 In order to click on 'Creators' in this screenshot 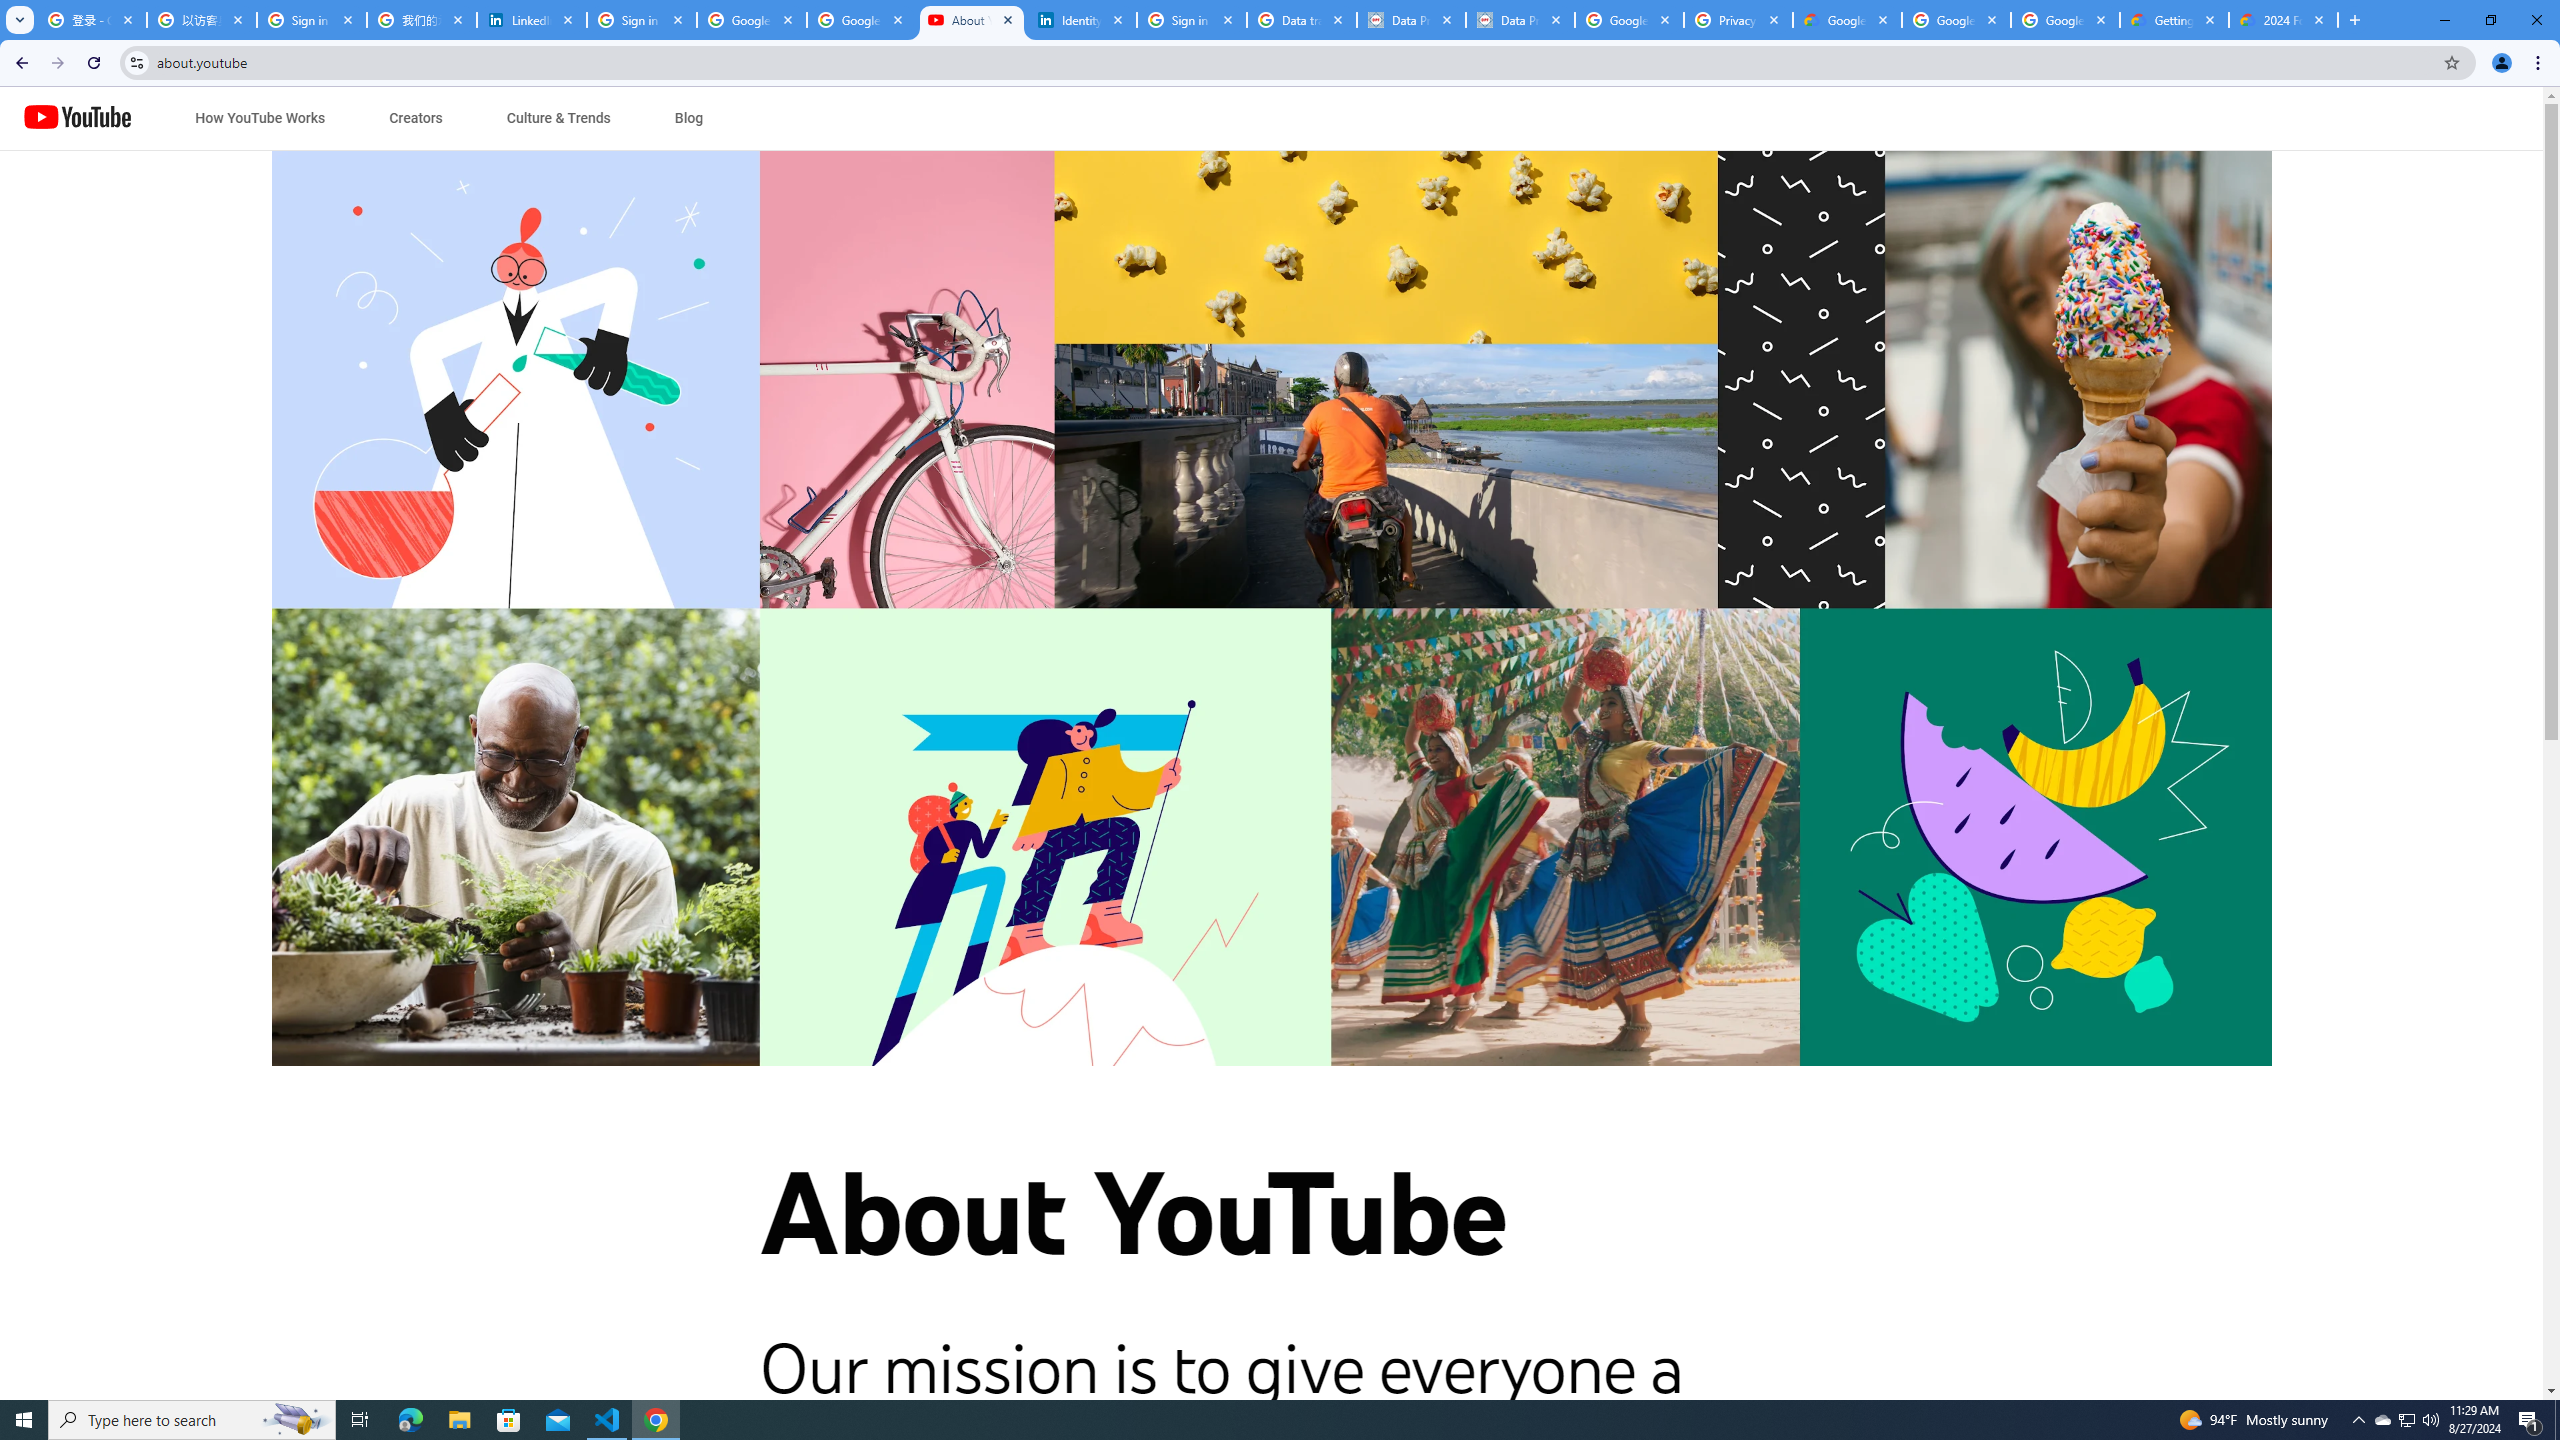, I will do `click(415, 118)`.